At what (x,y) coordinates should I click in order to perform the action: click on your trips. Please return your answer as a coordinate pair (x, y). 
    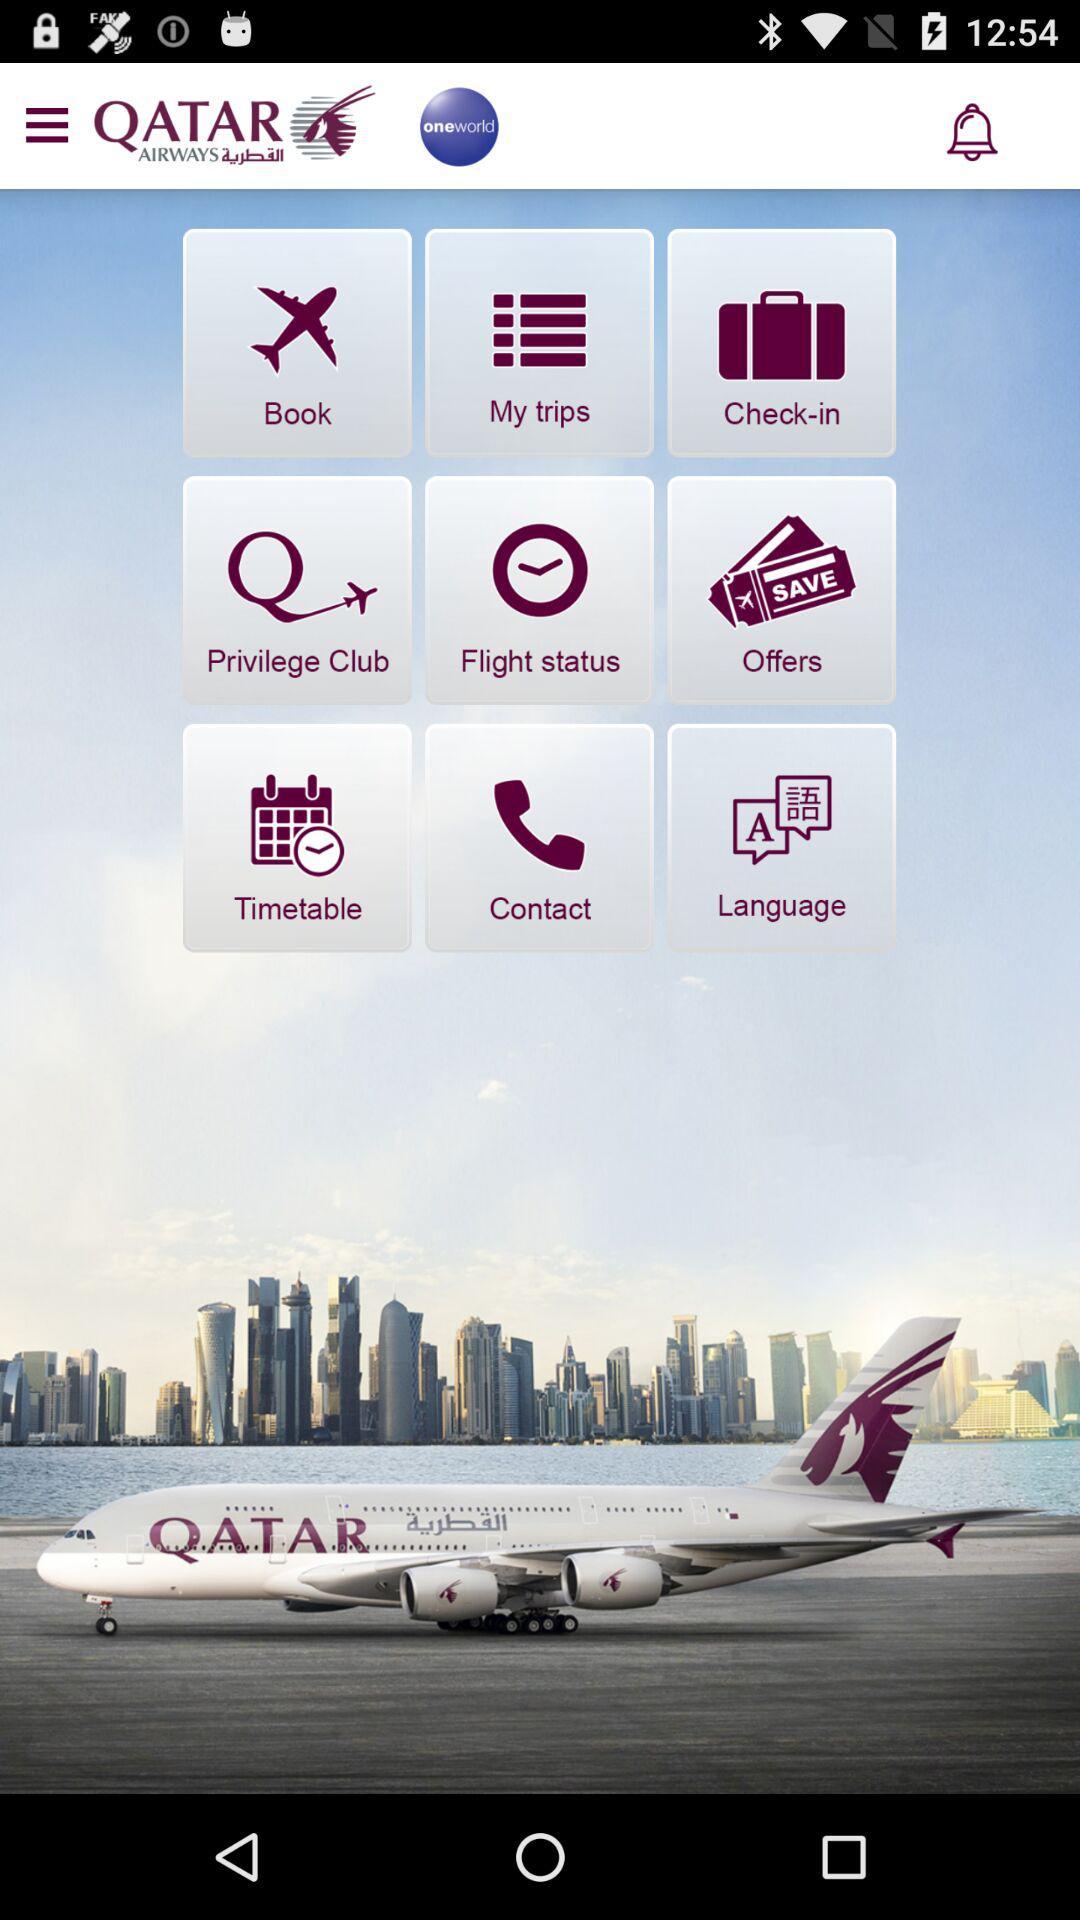
    Looking at the image, I should click on (538, 343).